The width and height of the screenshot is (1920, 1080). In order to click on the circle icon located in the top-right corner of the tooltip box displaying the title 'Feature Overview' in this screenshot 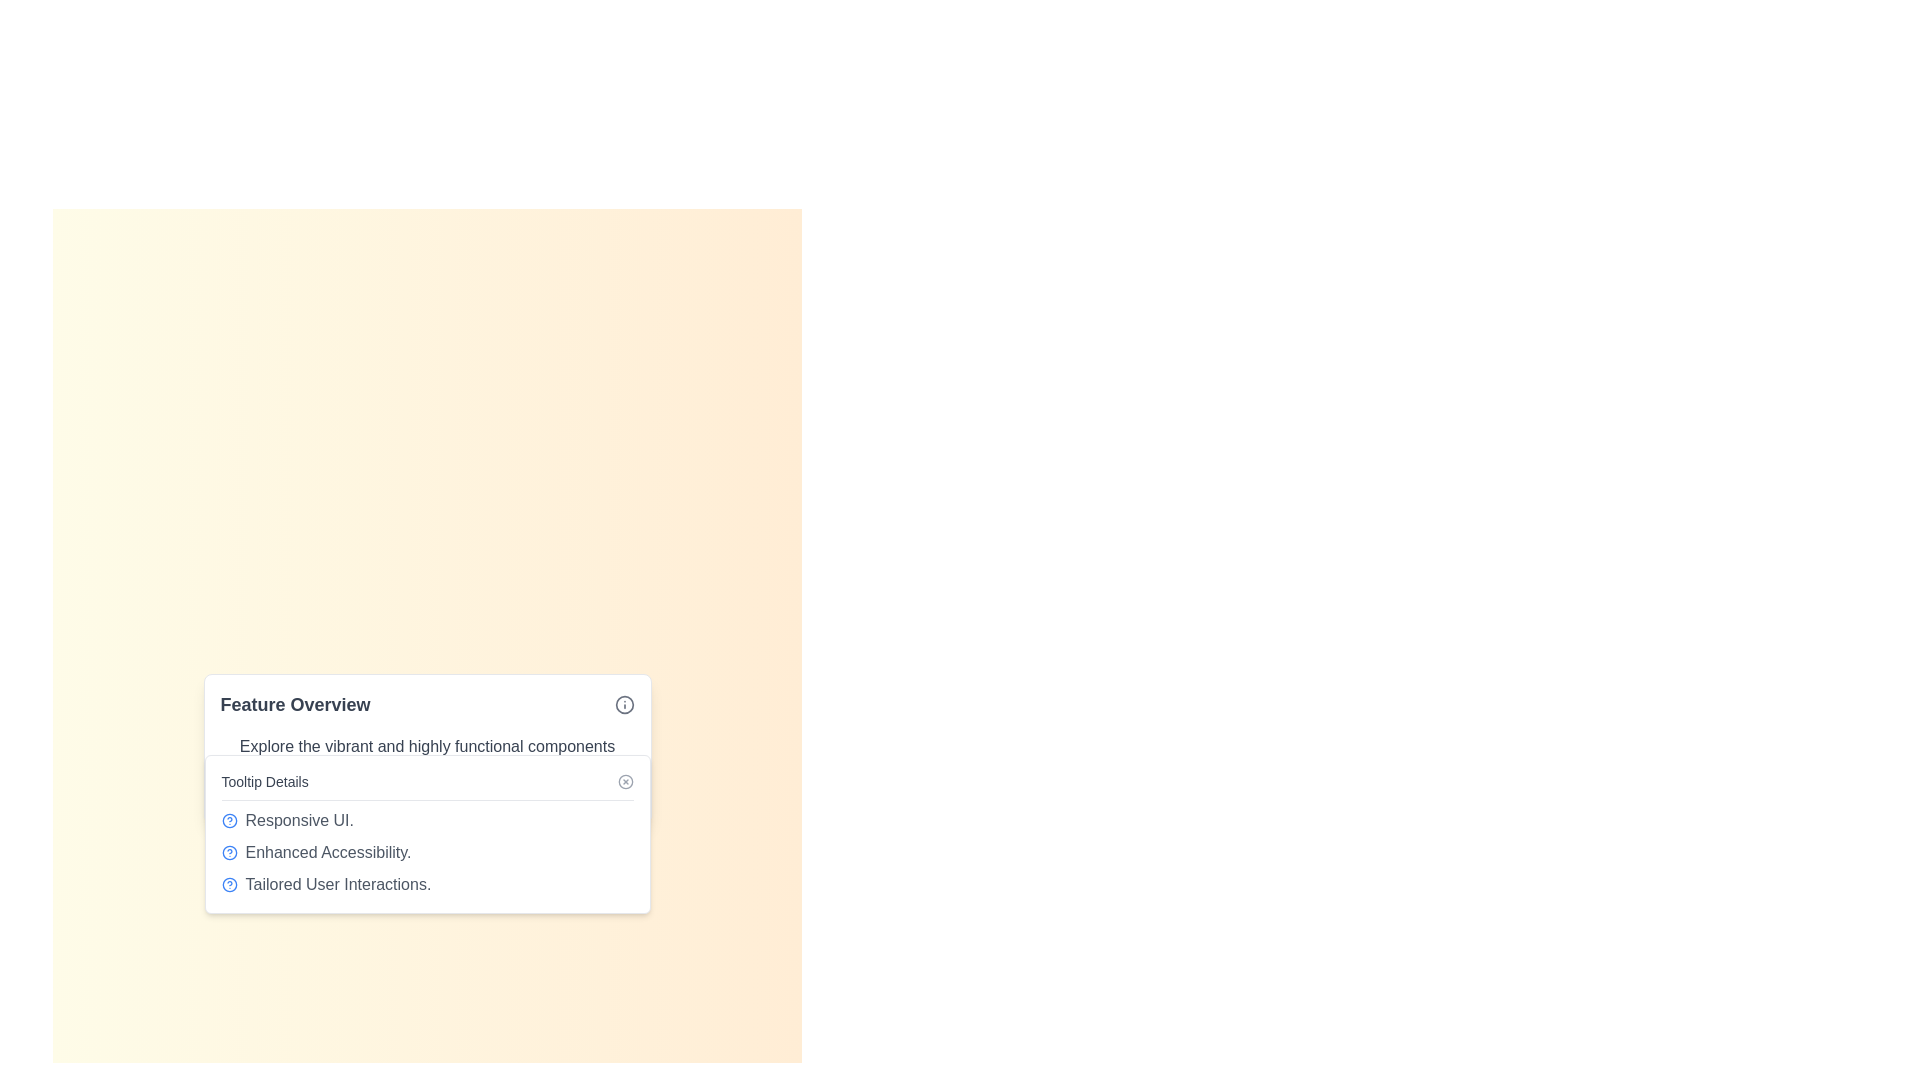, I will do `click(623, 704)`.